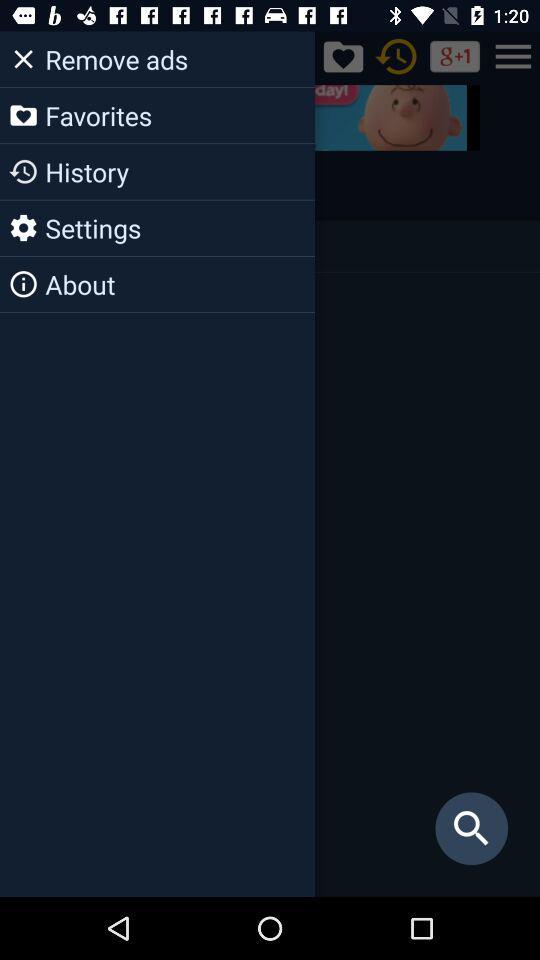  What do you see at coordinates (28, 185) in the screenshot?
I see `the history icon` at bounding box center [28, 185].